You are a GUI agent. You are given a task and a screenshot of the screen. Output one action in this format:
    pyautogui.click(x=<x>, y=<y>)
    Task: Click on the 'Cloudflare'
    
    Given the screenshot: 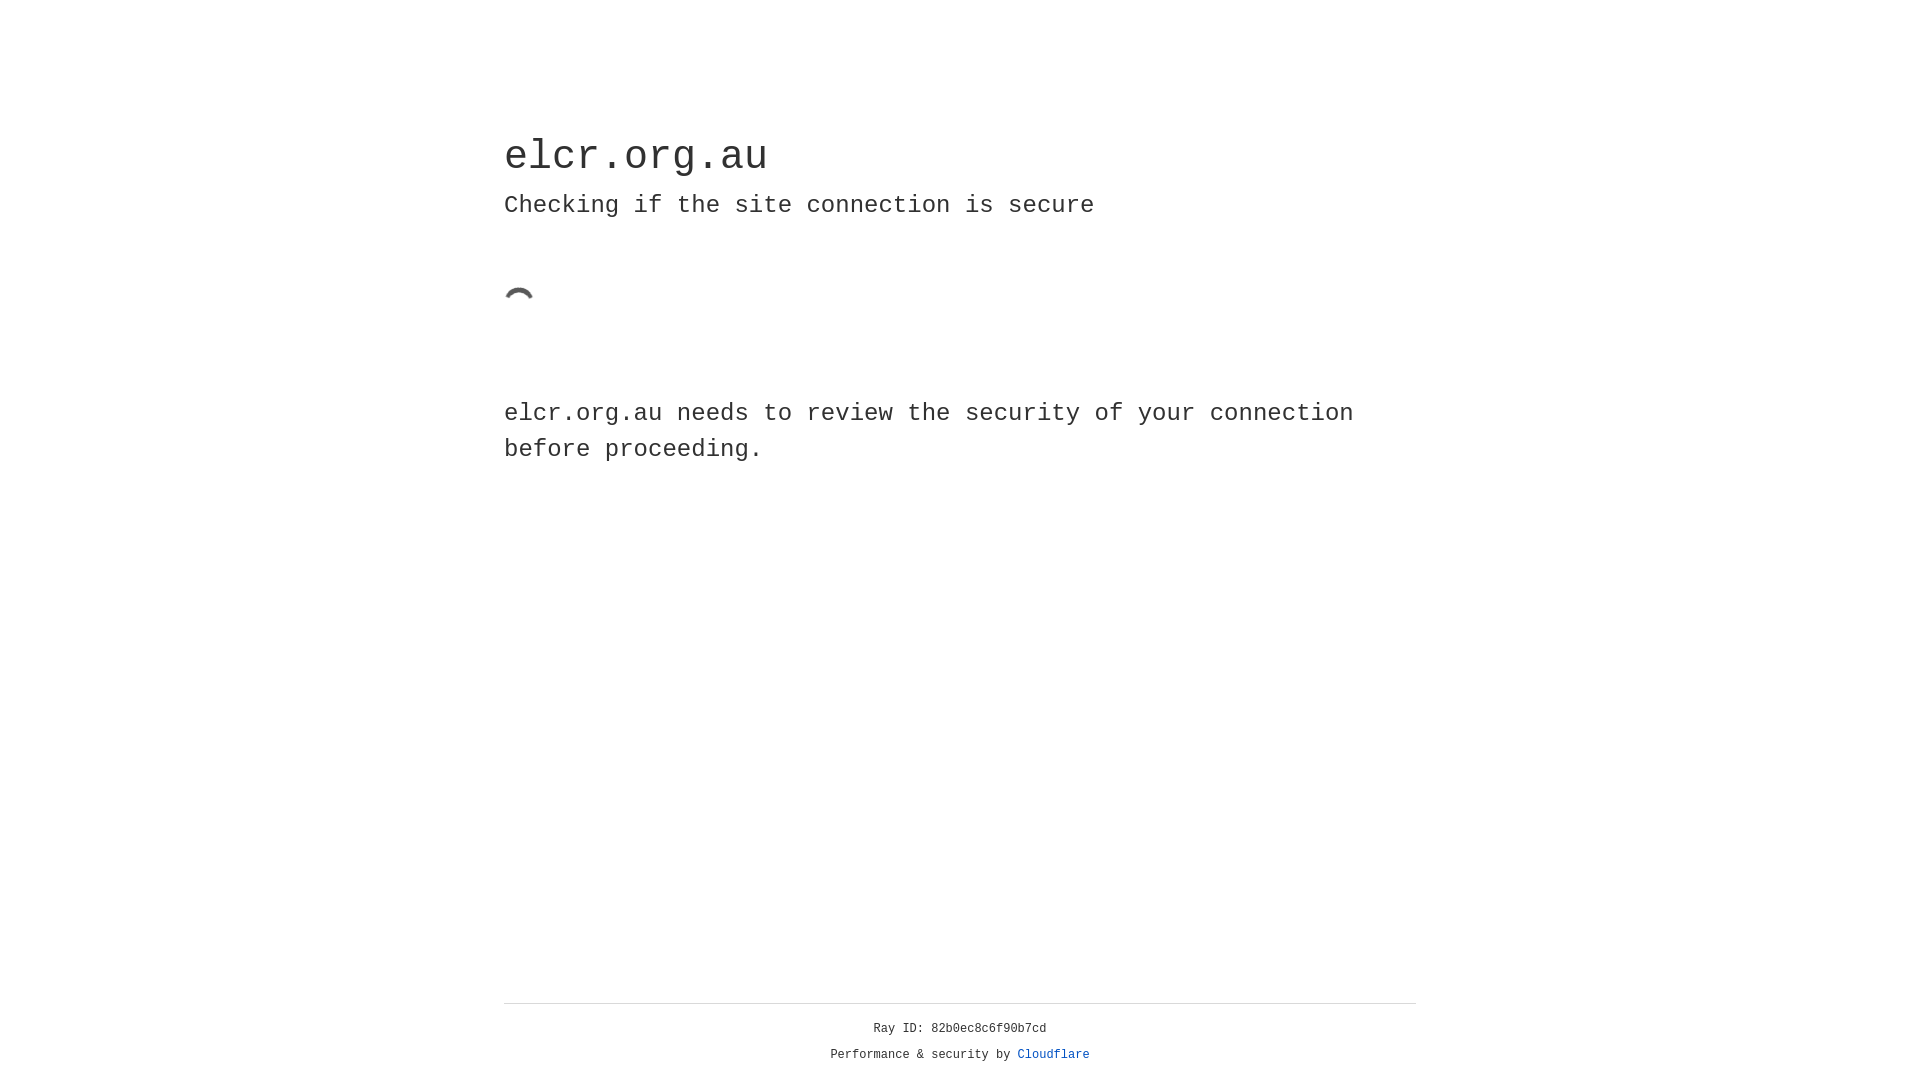 What is the action you would take?
    pyautogui.click(x=1053, y=1054)
    